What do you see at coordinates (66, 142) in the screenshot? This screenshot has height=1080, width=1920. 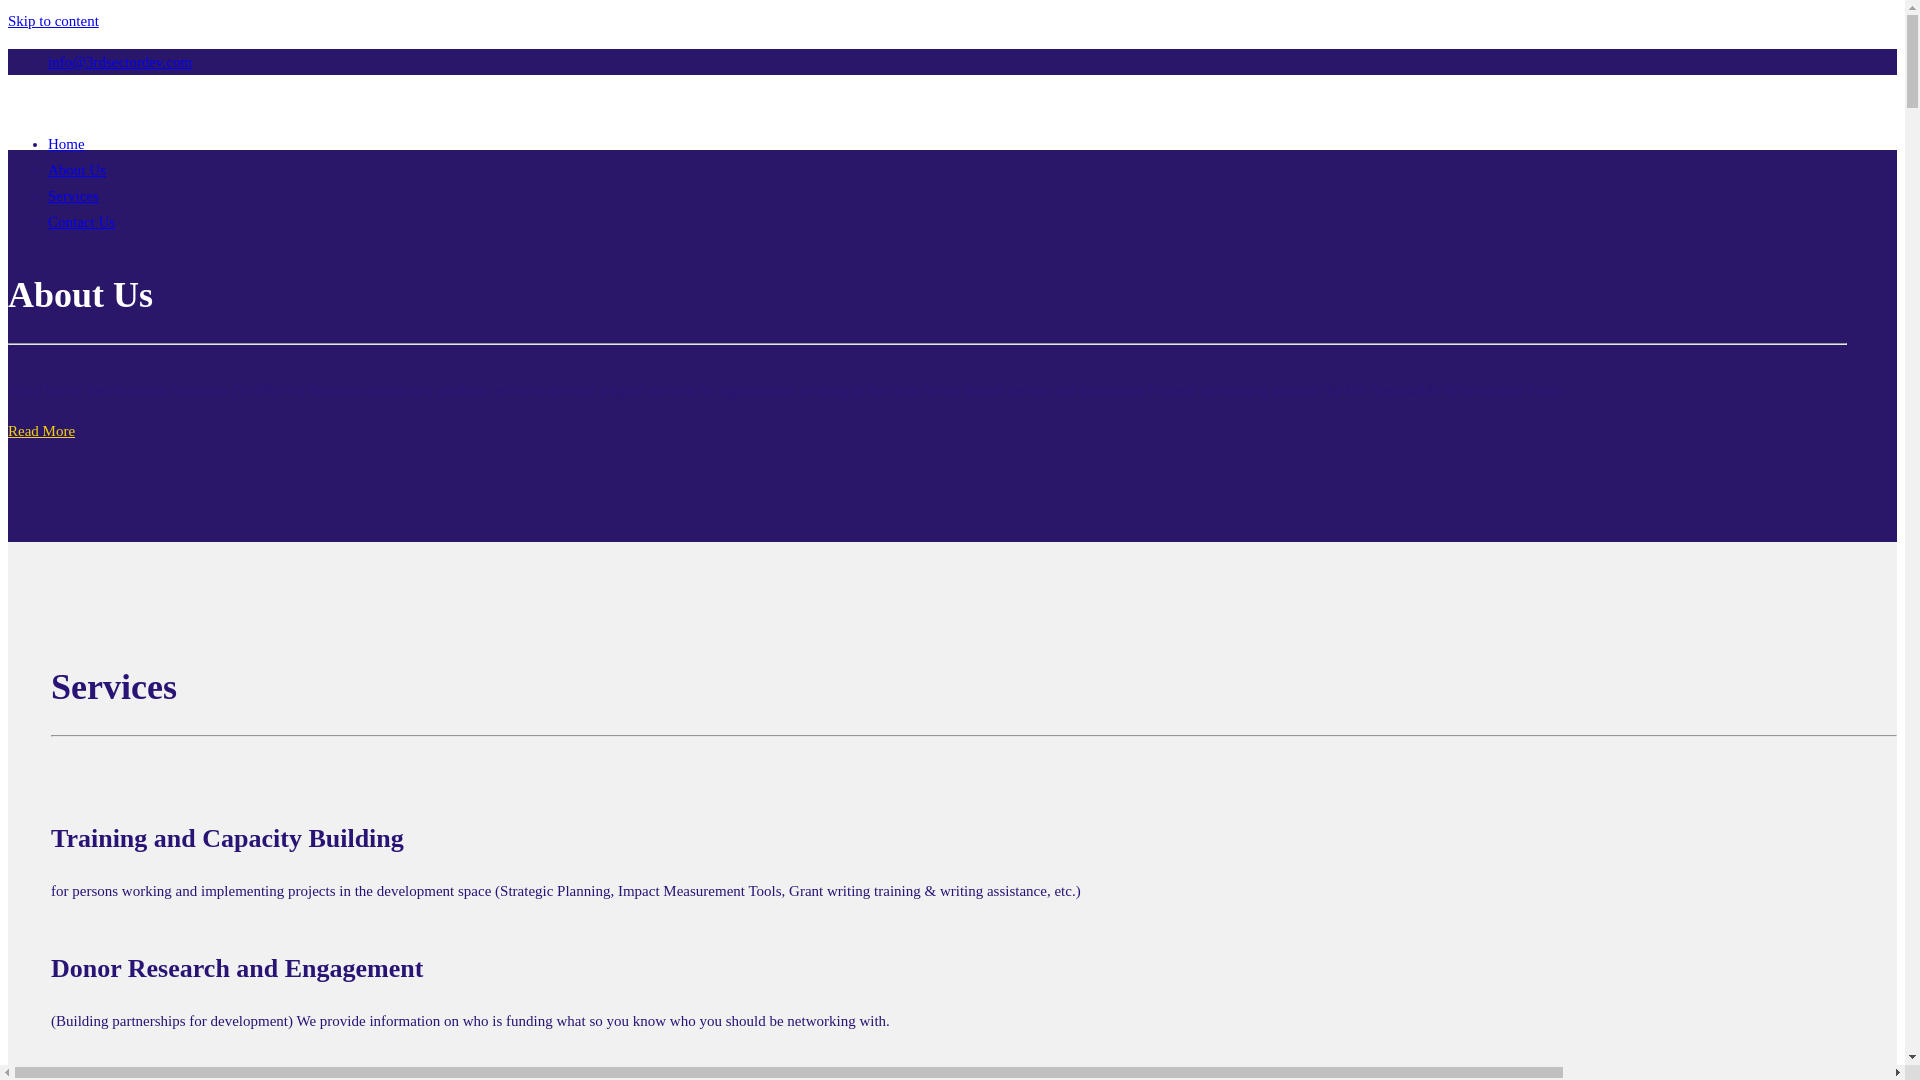 I see `'Home'` at bounding box center [66, 142].